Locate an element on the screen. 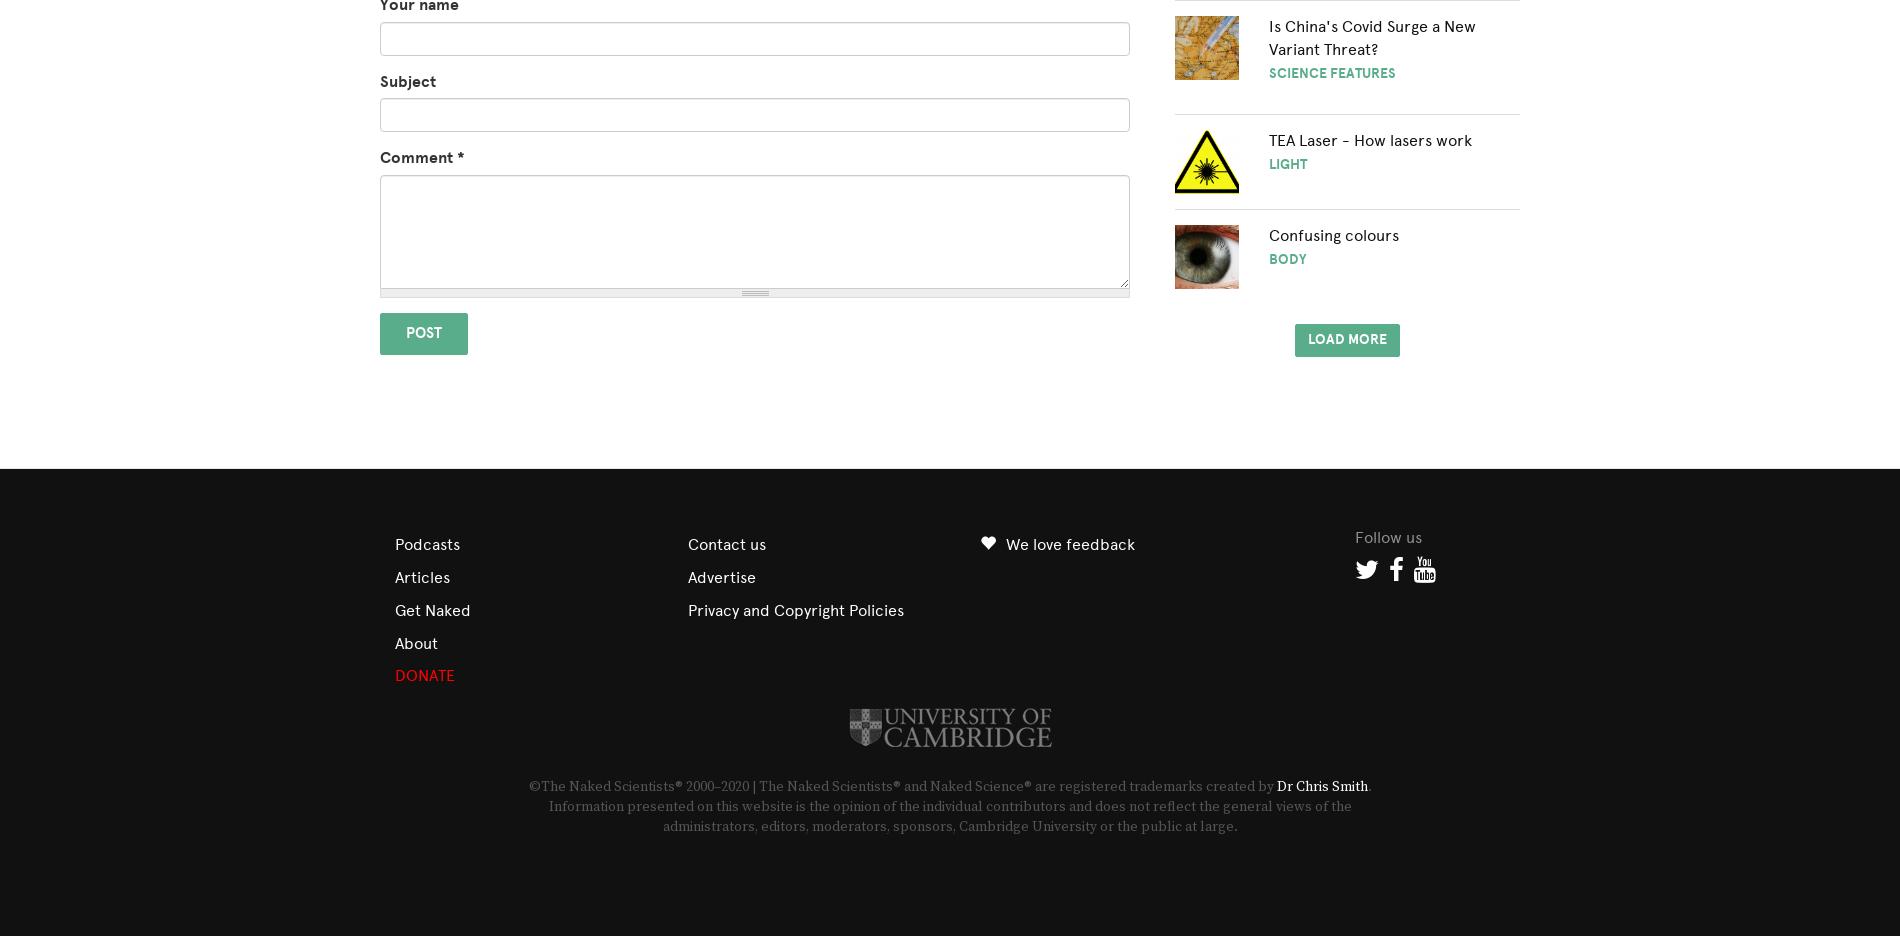  'Load more' is located at coordinates (1346, 337).